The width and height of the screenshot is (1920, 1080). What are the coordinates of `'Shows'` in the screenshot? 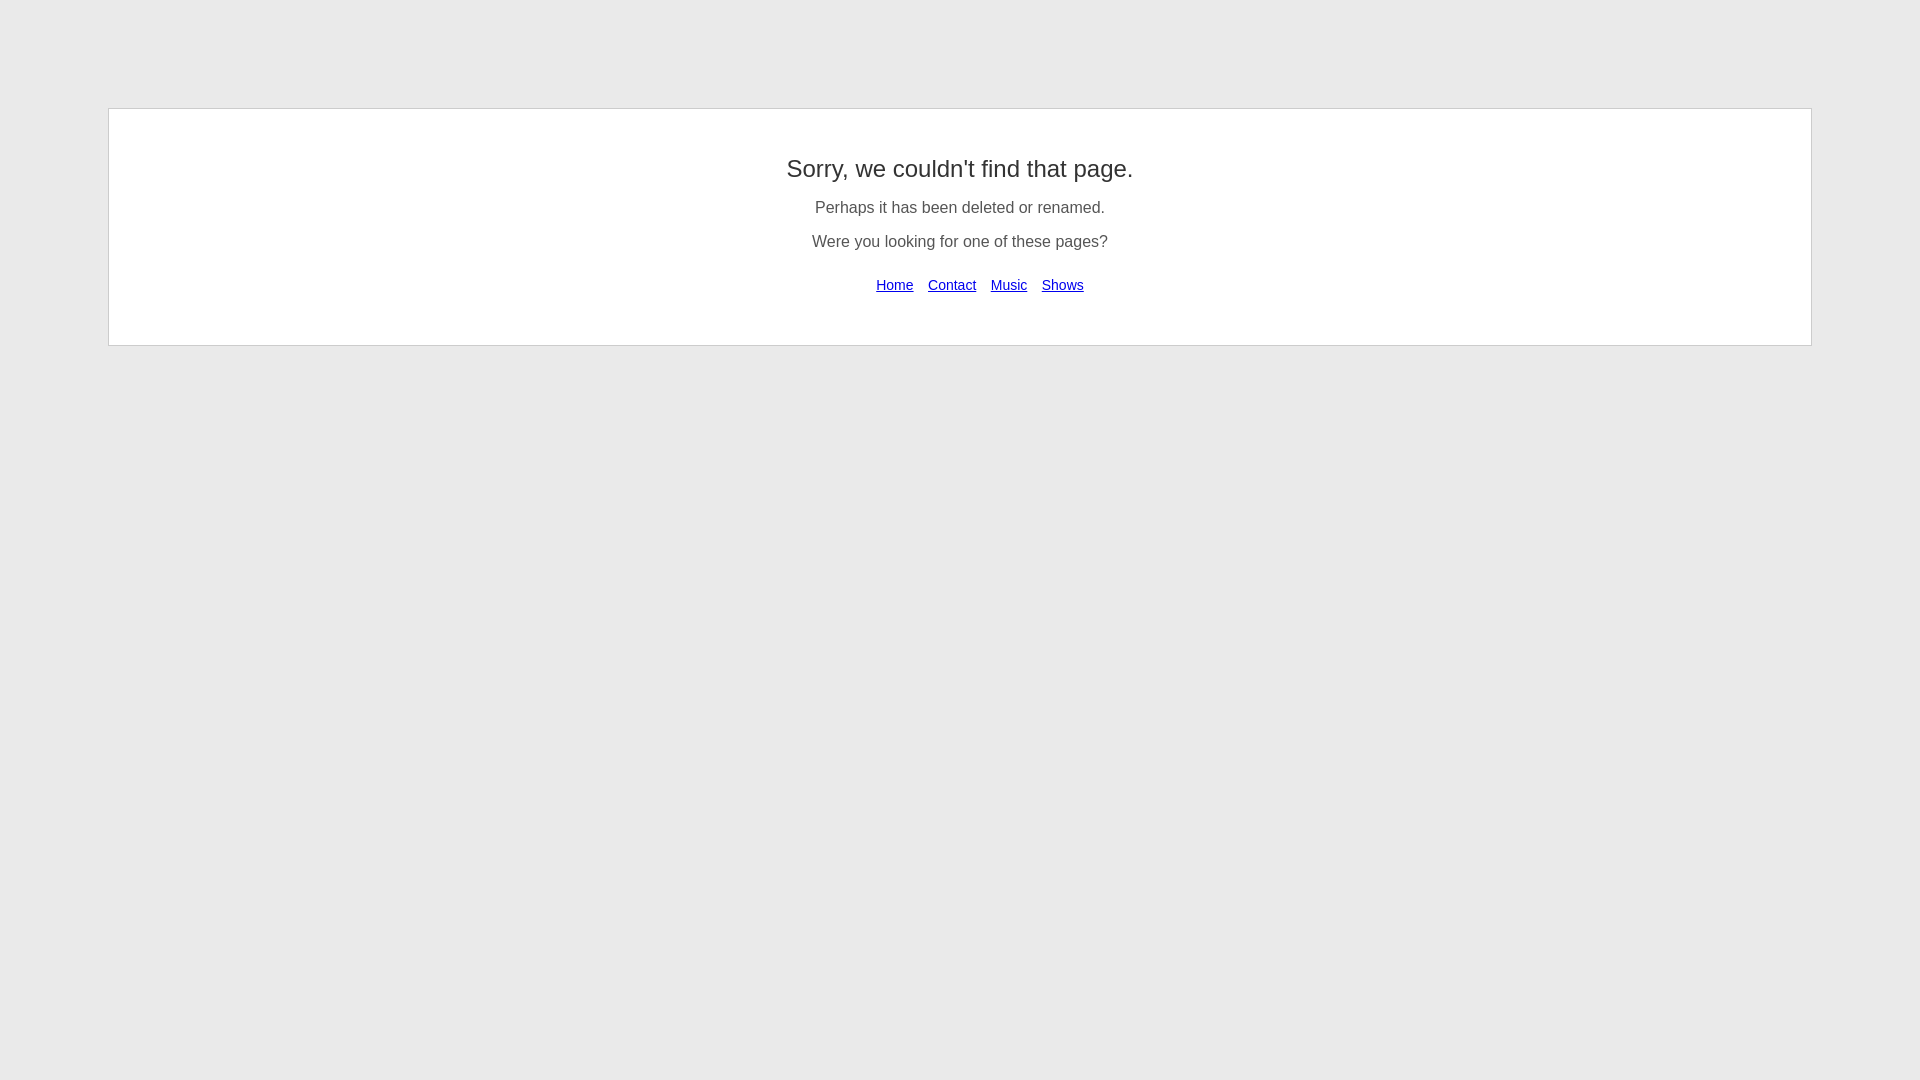 It's located at (1061, 285).